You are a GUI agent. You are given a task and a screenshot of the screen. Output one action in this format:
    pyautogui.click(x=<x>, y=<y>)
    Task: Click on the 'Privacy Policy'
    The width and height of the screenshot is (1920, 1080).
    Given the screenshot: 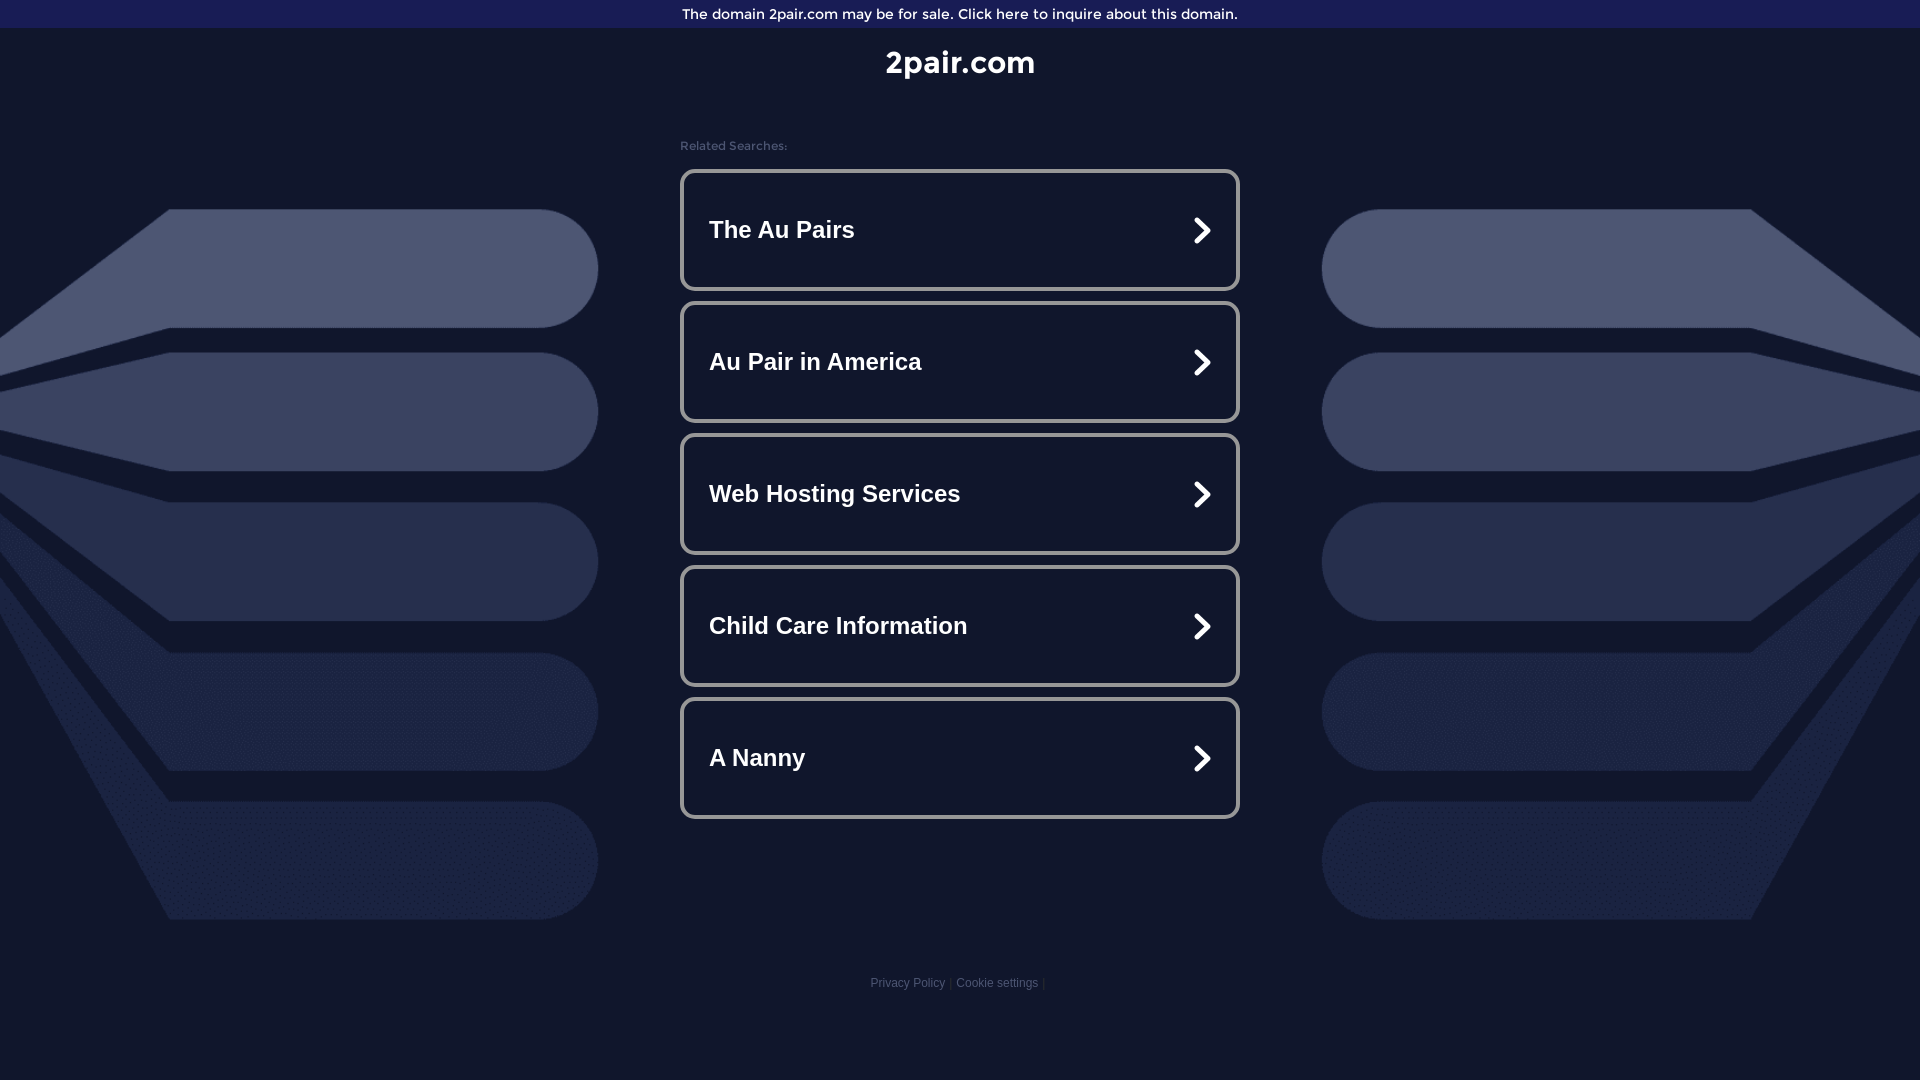 What is the action you would take?
    pyautogui.click(x=906, y=982)
    